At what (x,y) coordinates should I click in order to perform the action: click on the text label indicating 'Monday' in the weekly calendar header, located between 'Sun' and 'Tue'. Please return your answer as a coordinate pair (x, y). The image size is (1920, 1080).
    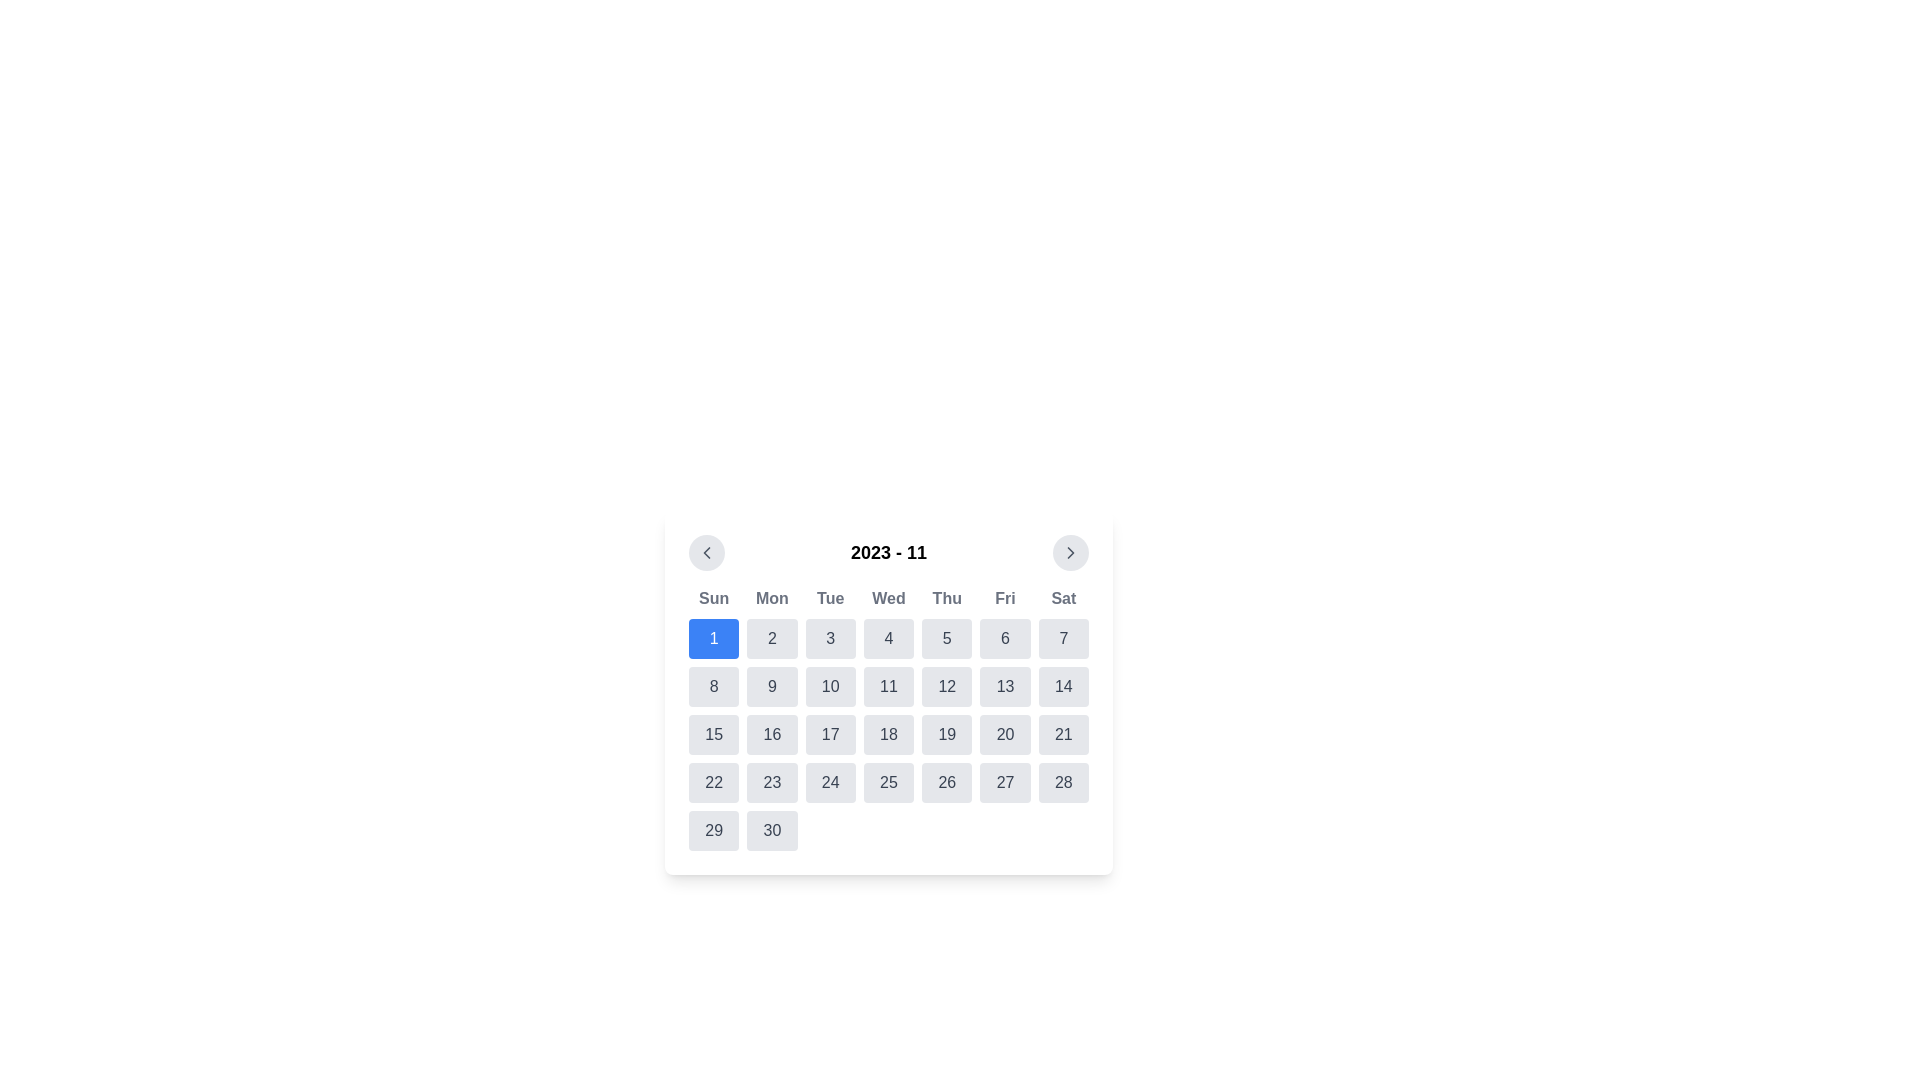
    Looking at the image, I should click on (771, 597).